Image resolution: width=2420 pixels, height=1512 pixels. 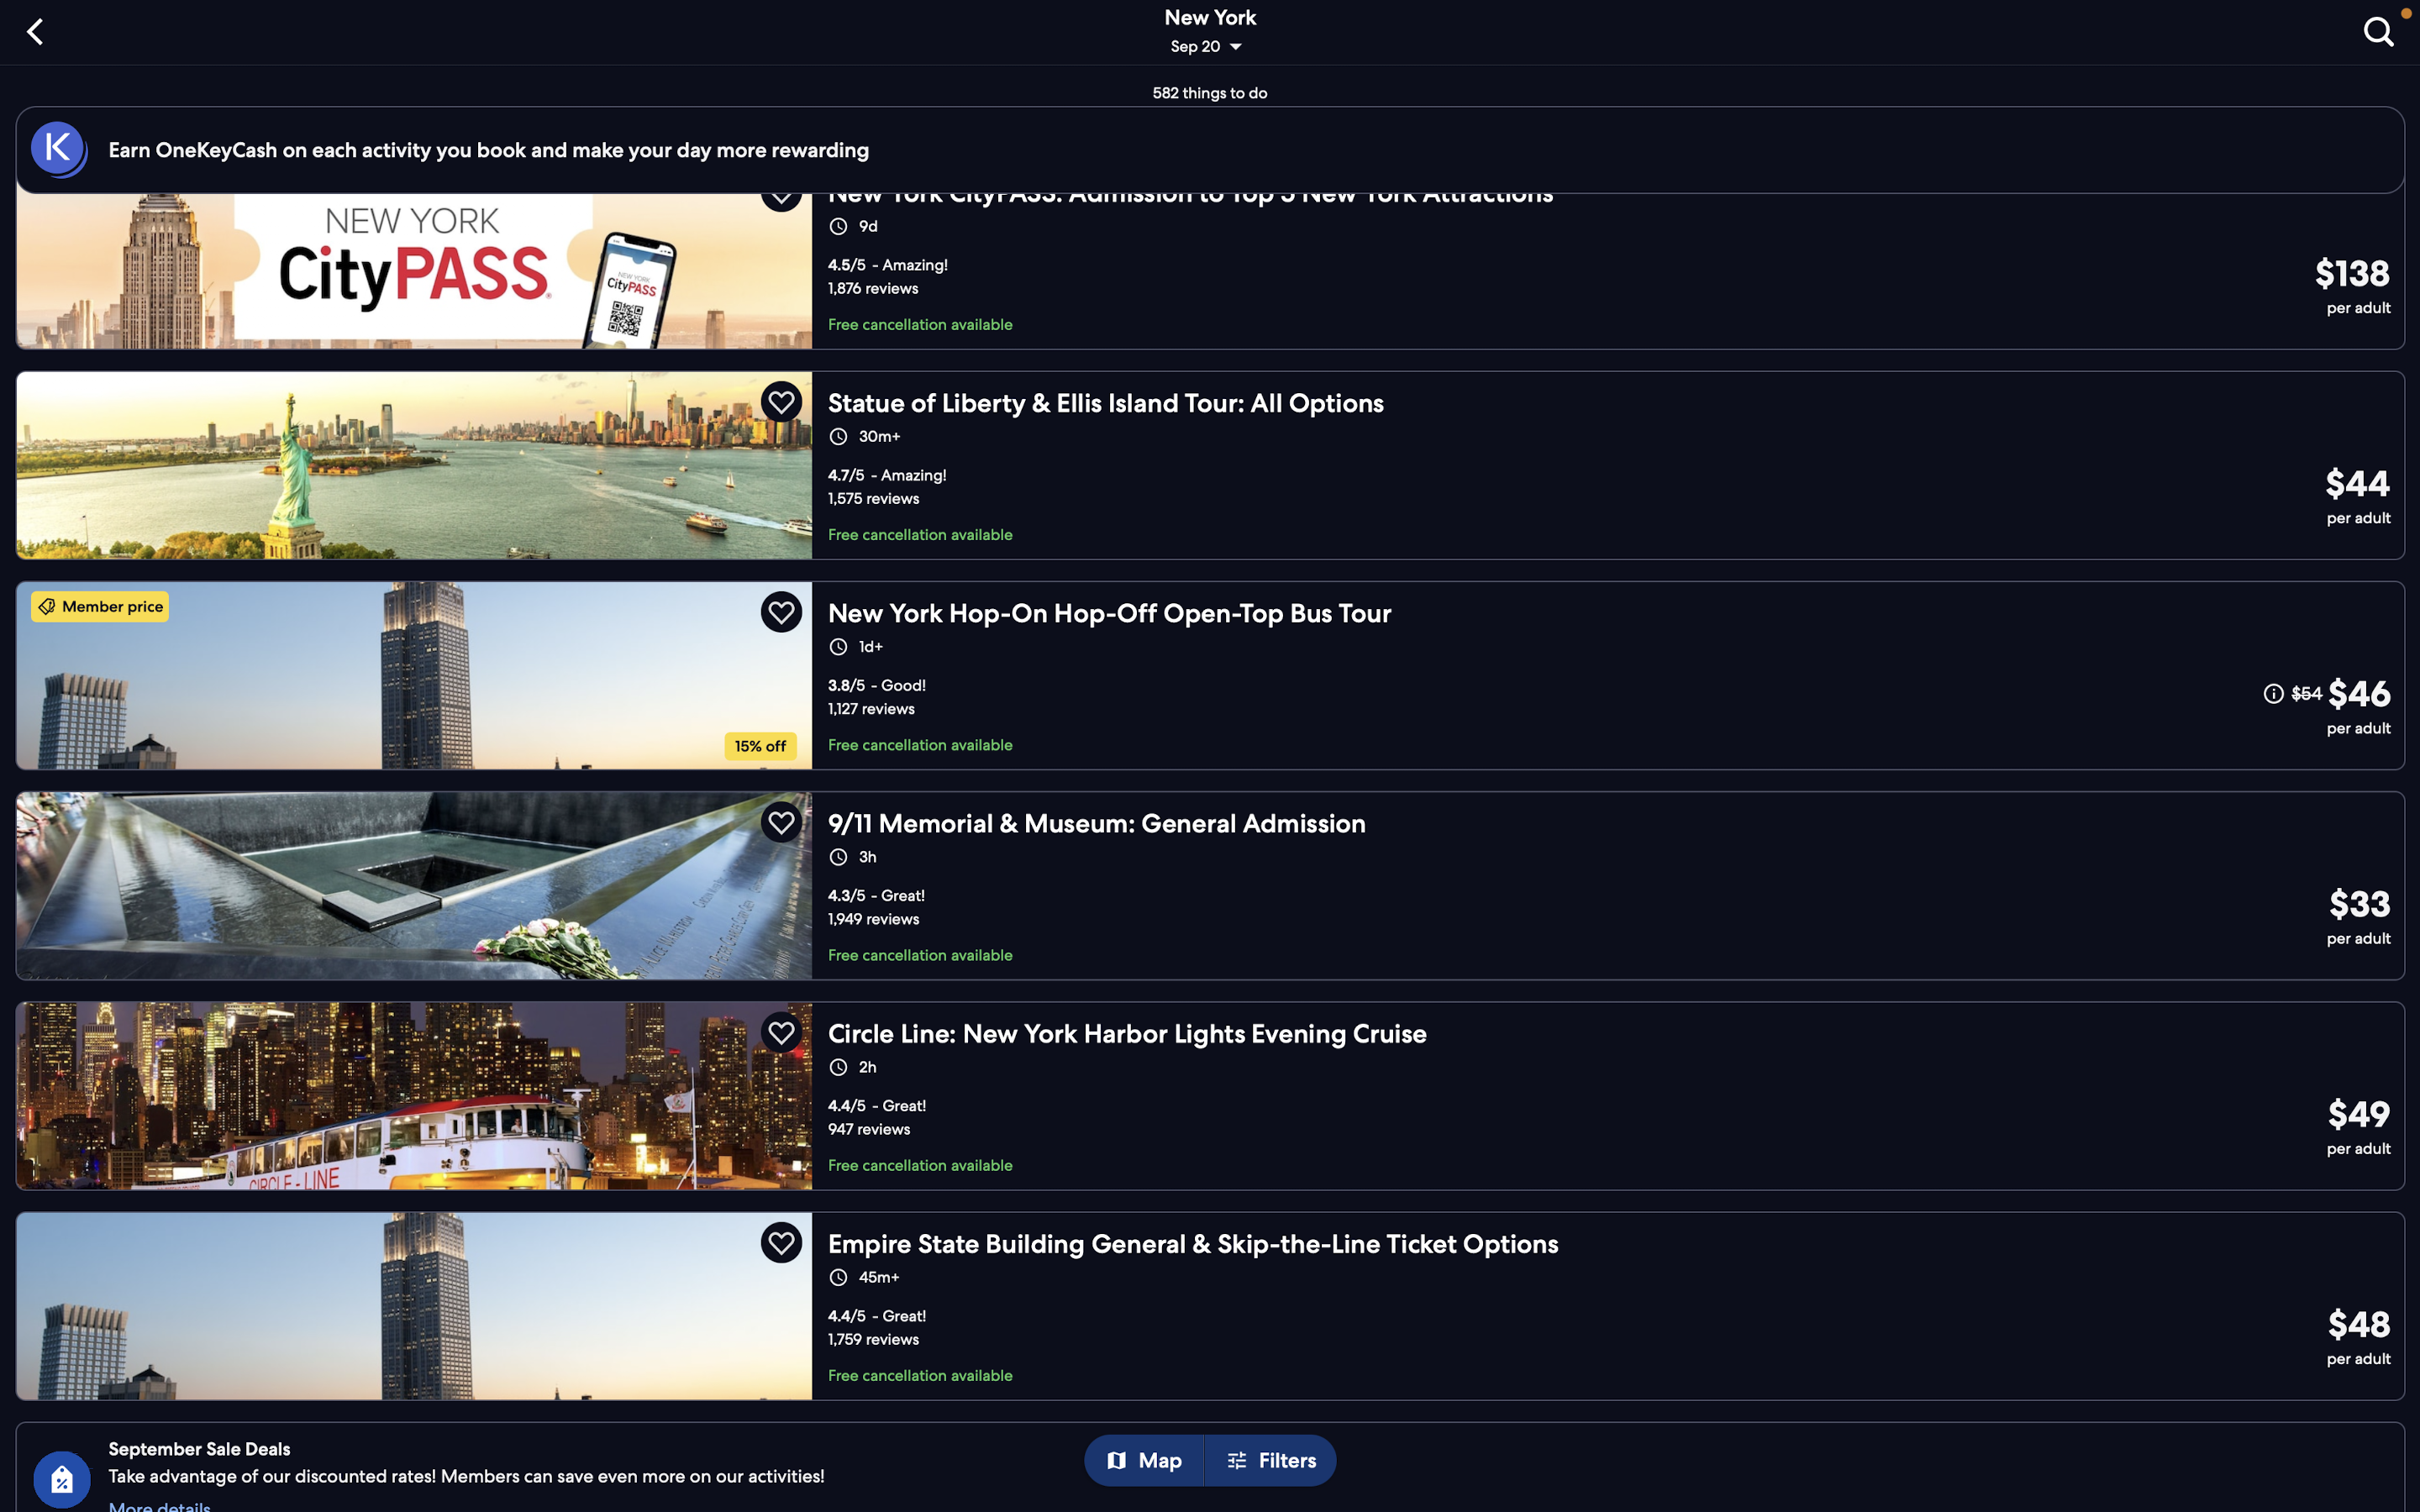 I want to click on To get further details, press the "memorial tour" button, so click(x=1210, y=884).